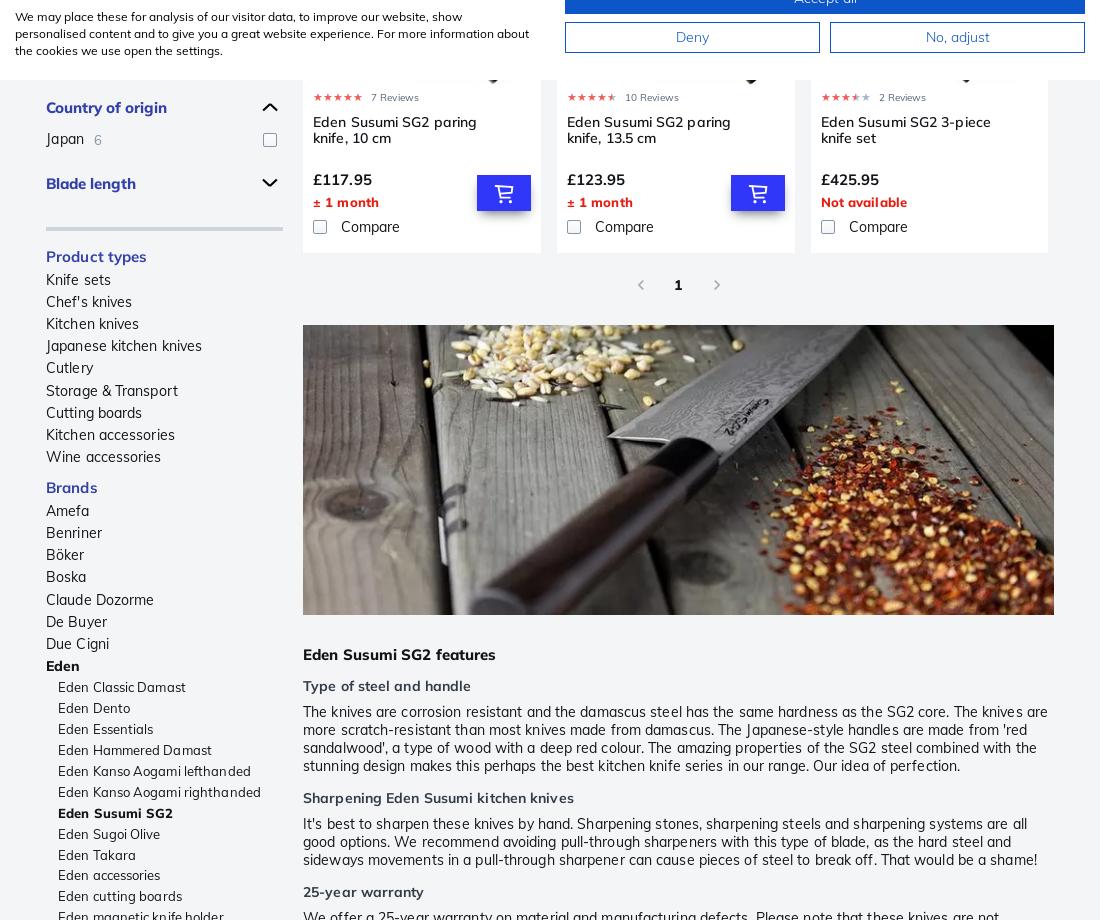 The width and height of the screenshot is (1100, 920). What do you see at coordinates (56, 831) in the screenshot?
I see `'Eden Sugoi Olive'` at bounding box center [56, 831].